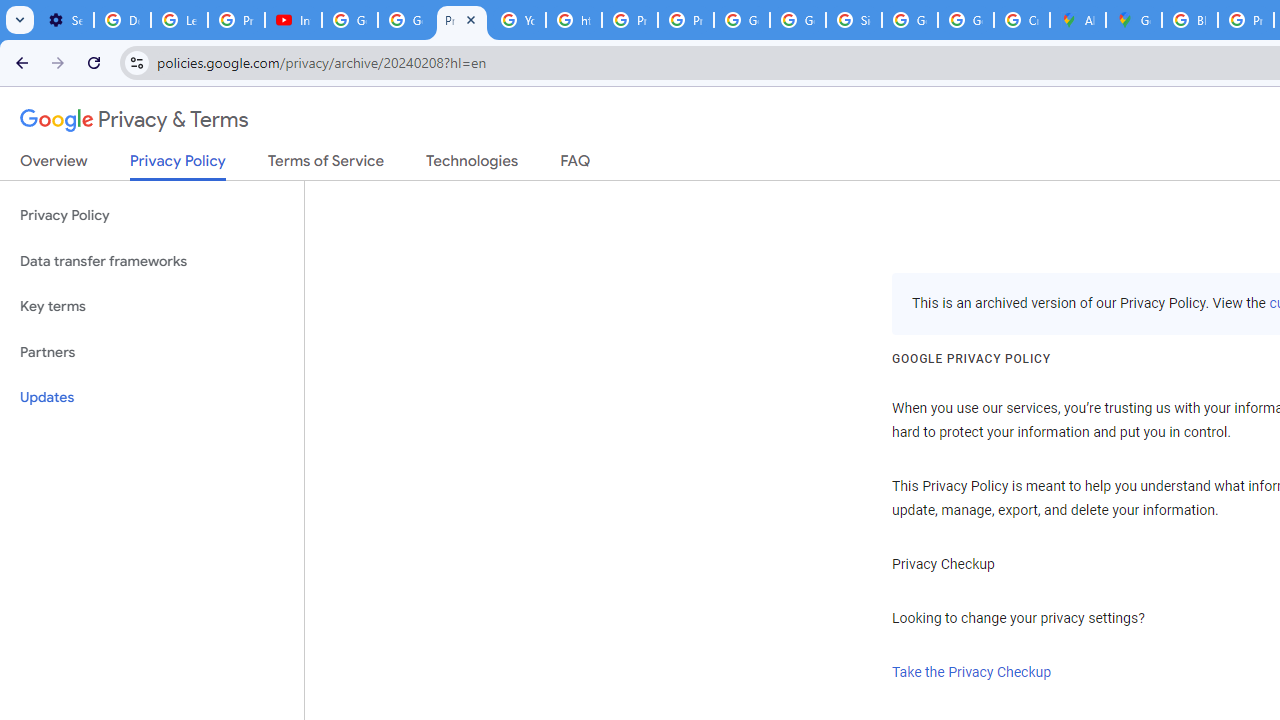  I want to click on 'Delete photos & videos - Computer - Google Photos Help', so click(121, 20).